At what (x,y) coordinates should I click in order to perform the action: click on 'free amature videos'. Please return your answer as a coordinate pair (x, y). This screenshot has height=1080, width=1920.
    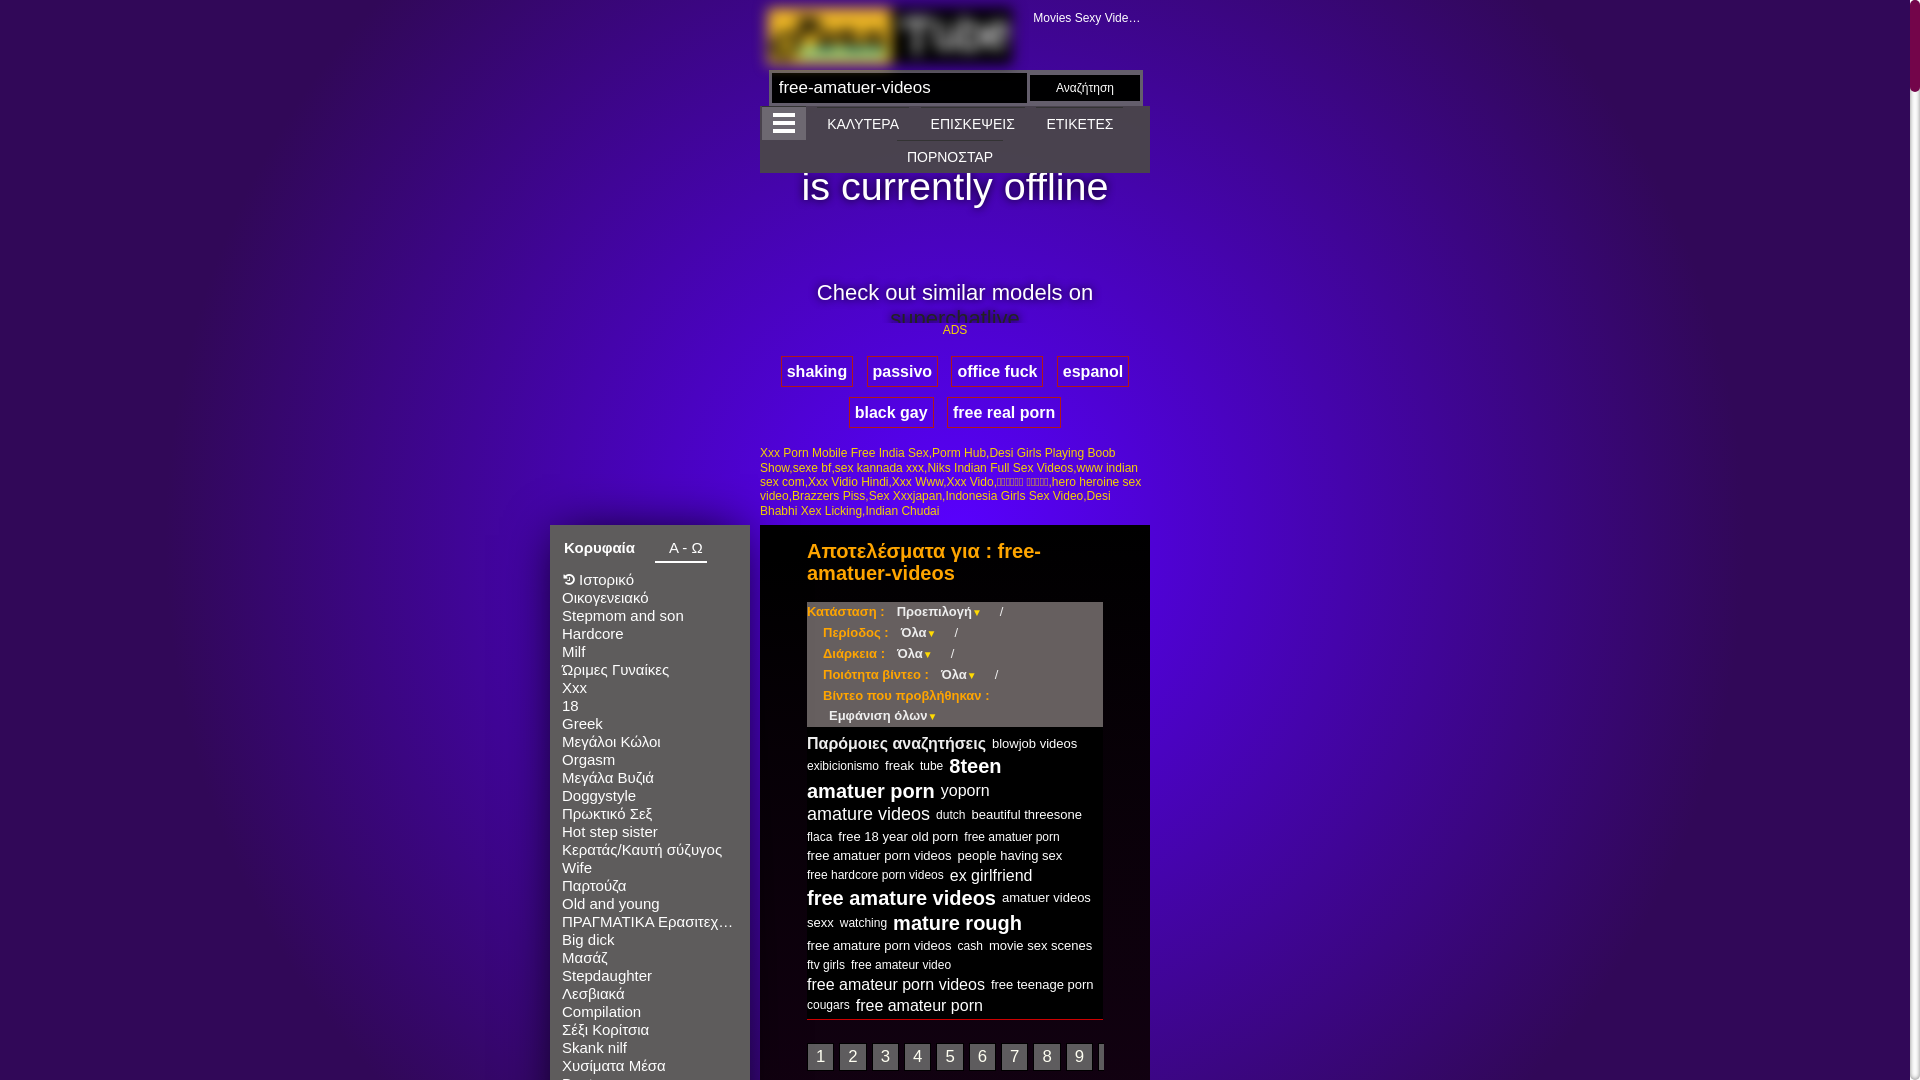
    Looking at the image, I should click on (900, 897).